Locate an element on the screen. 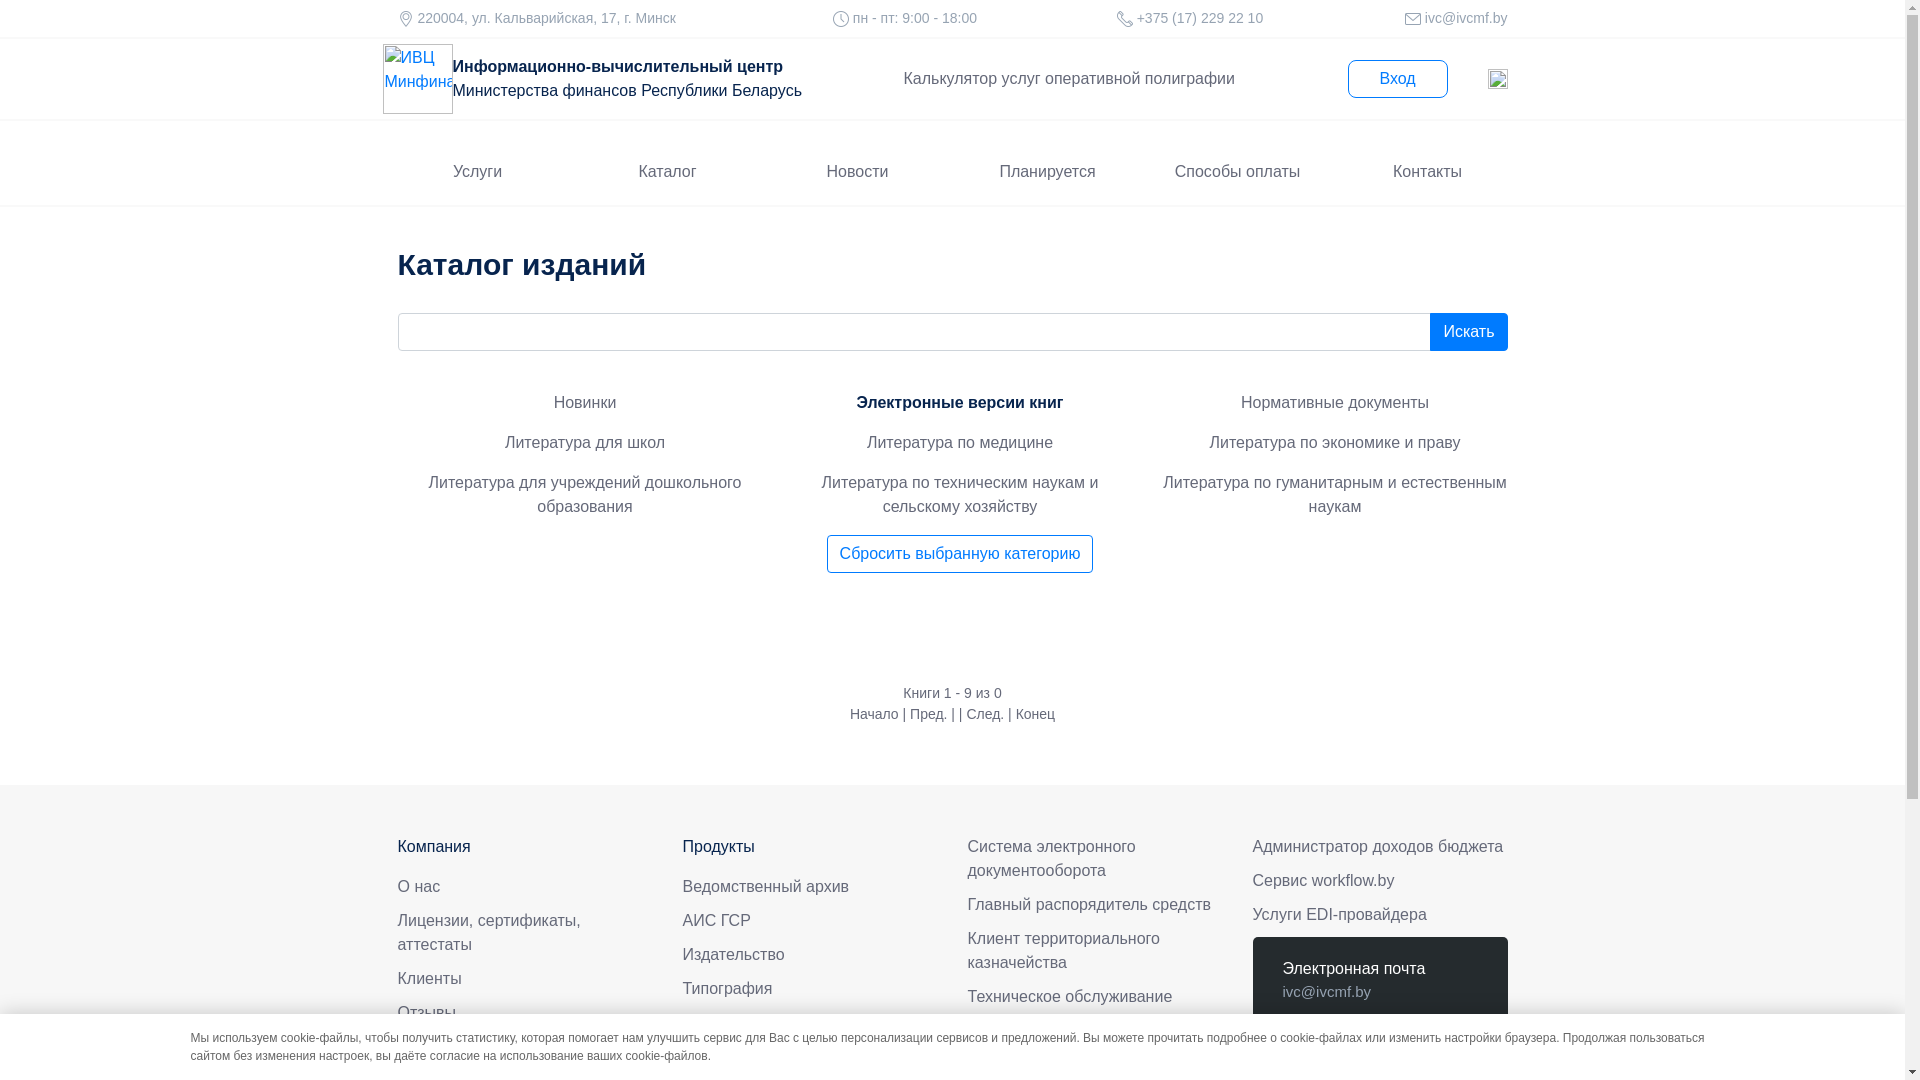 This screenshot has height=1080, width=1920. '+375 (17) 229 22 10' is located at coordinates (1349, 1053).